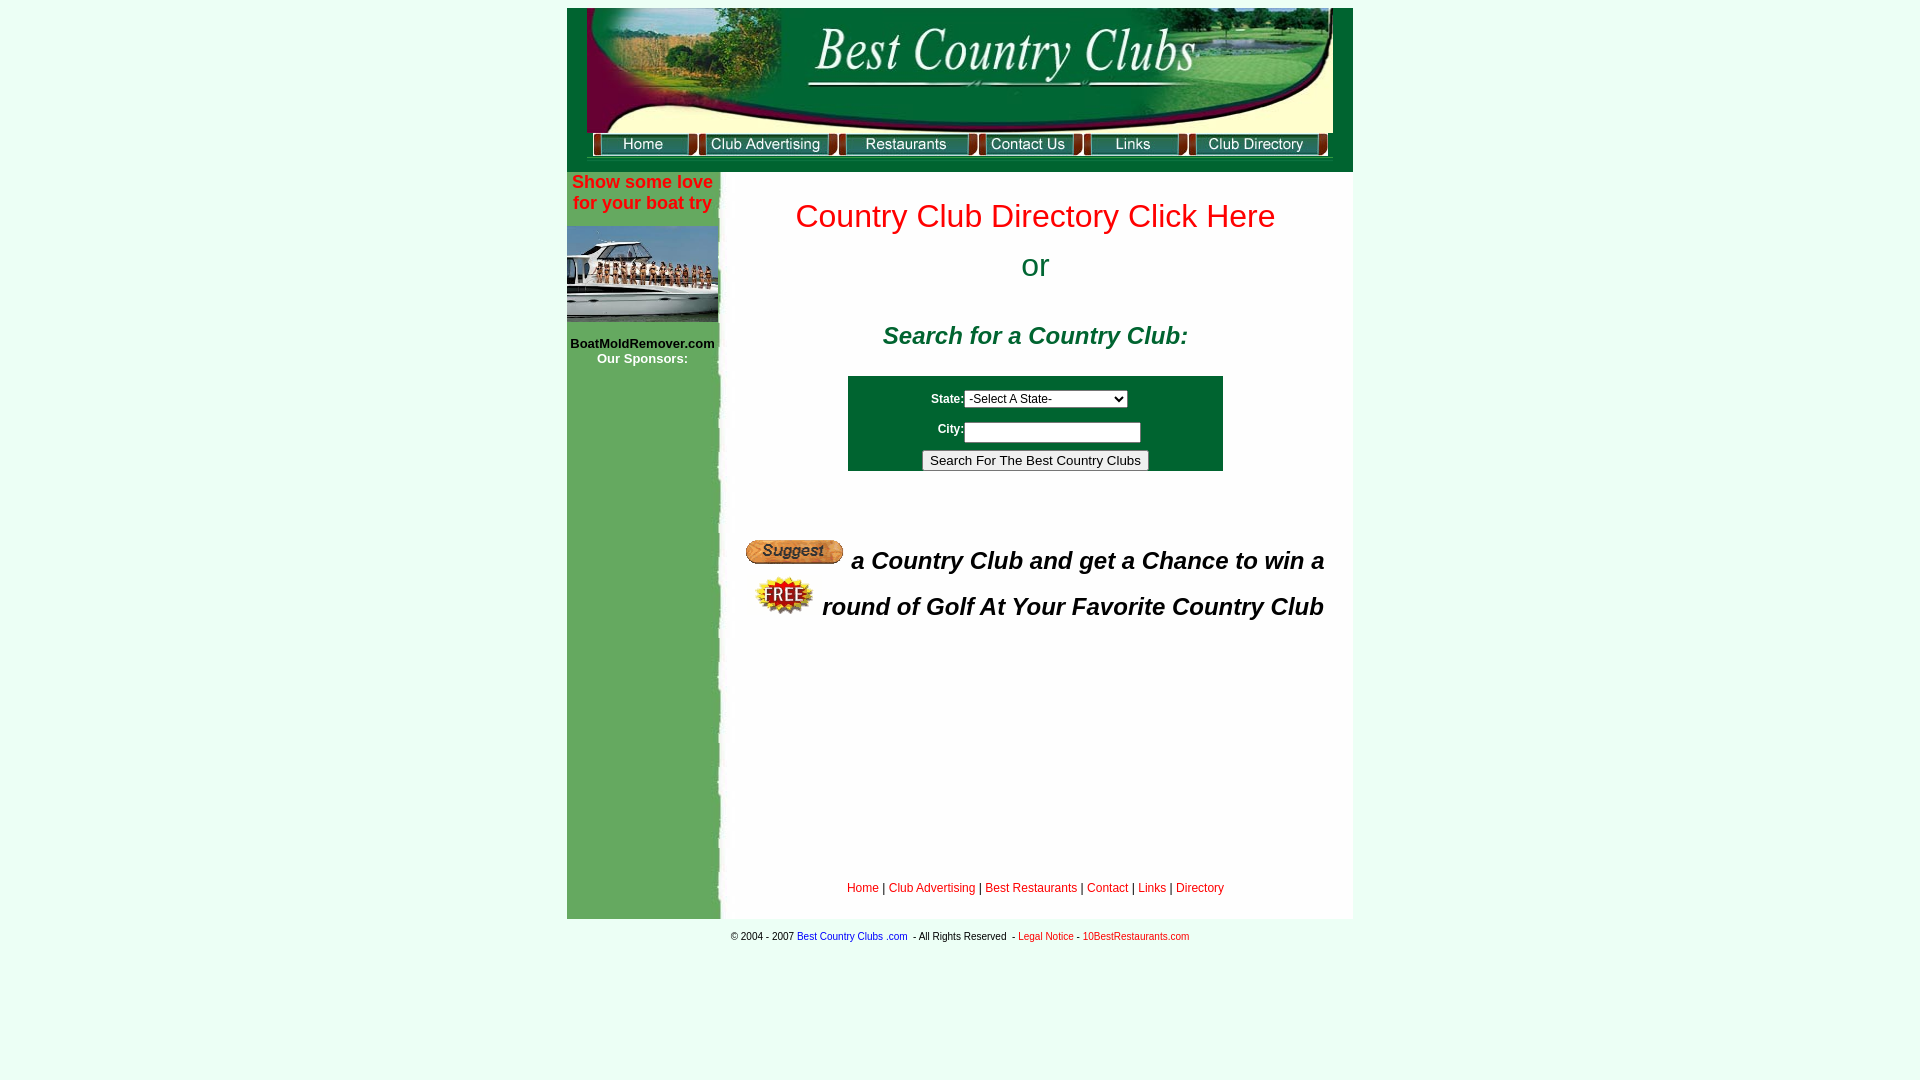  Describe the element at coordinates (642, 192) in the screenshot. I see `'Show some love for your boat try'` at that location.